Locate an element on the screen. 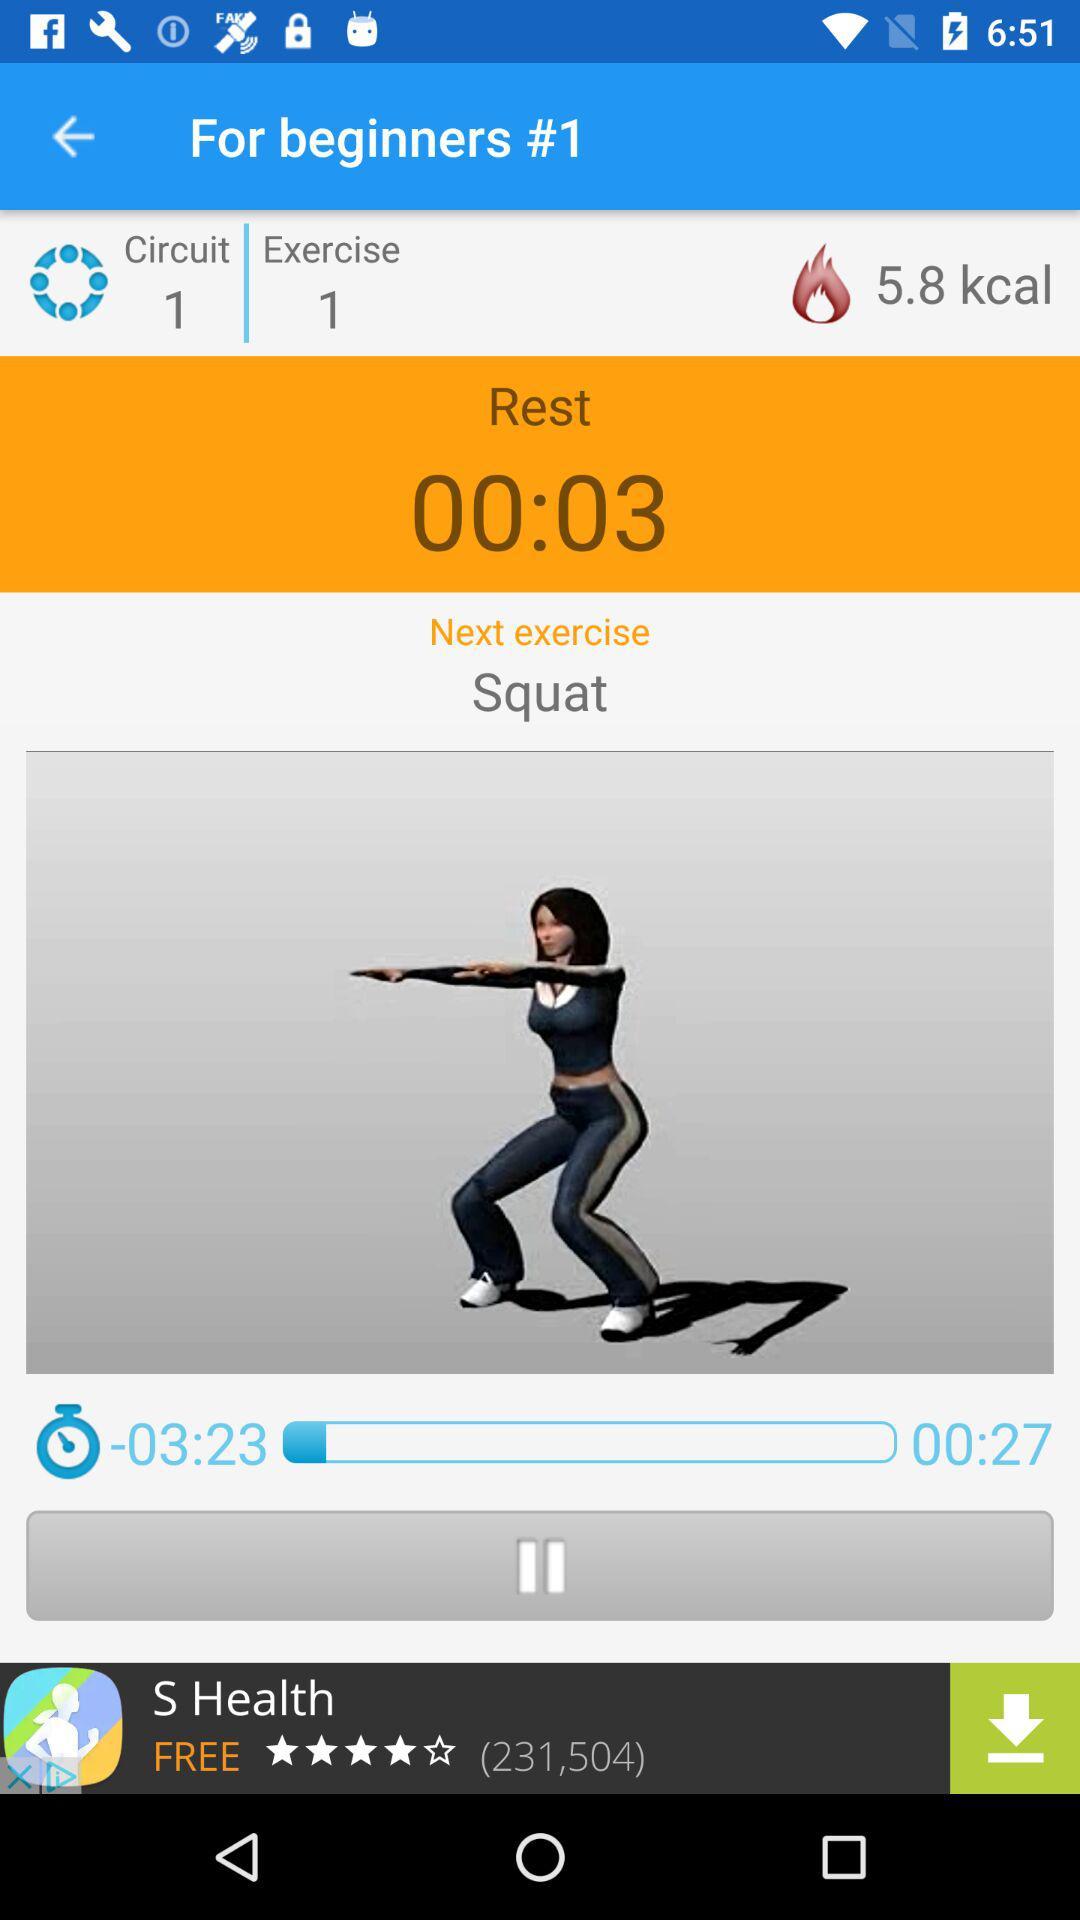  download the application is located at coordinates (540, 1727).